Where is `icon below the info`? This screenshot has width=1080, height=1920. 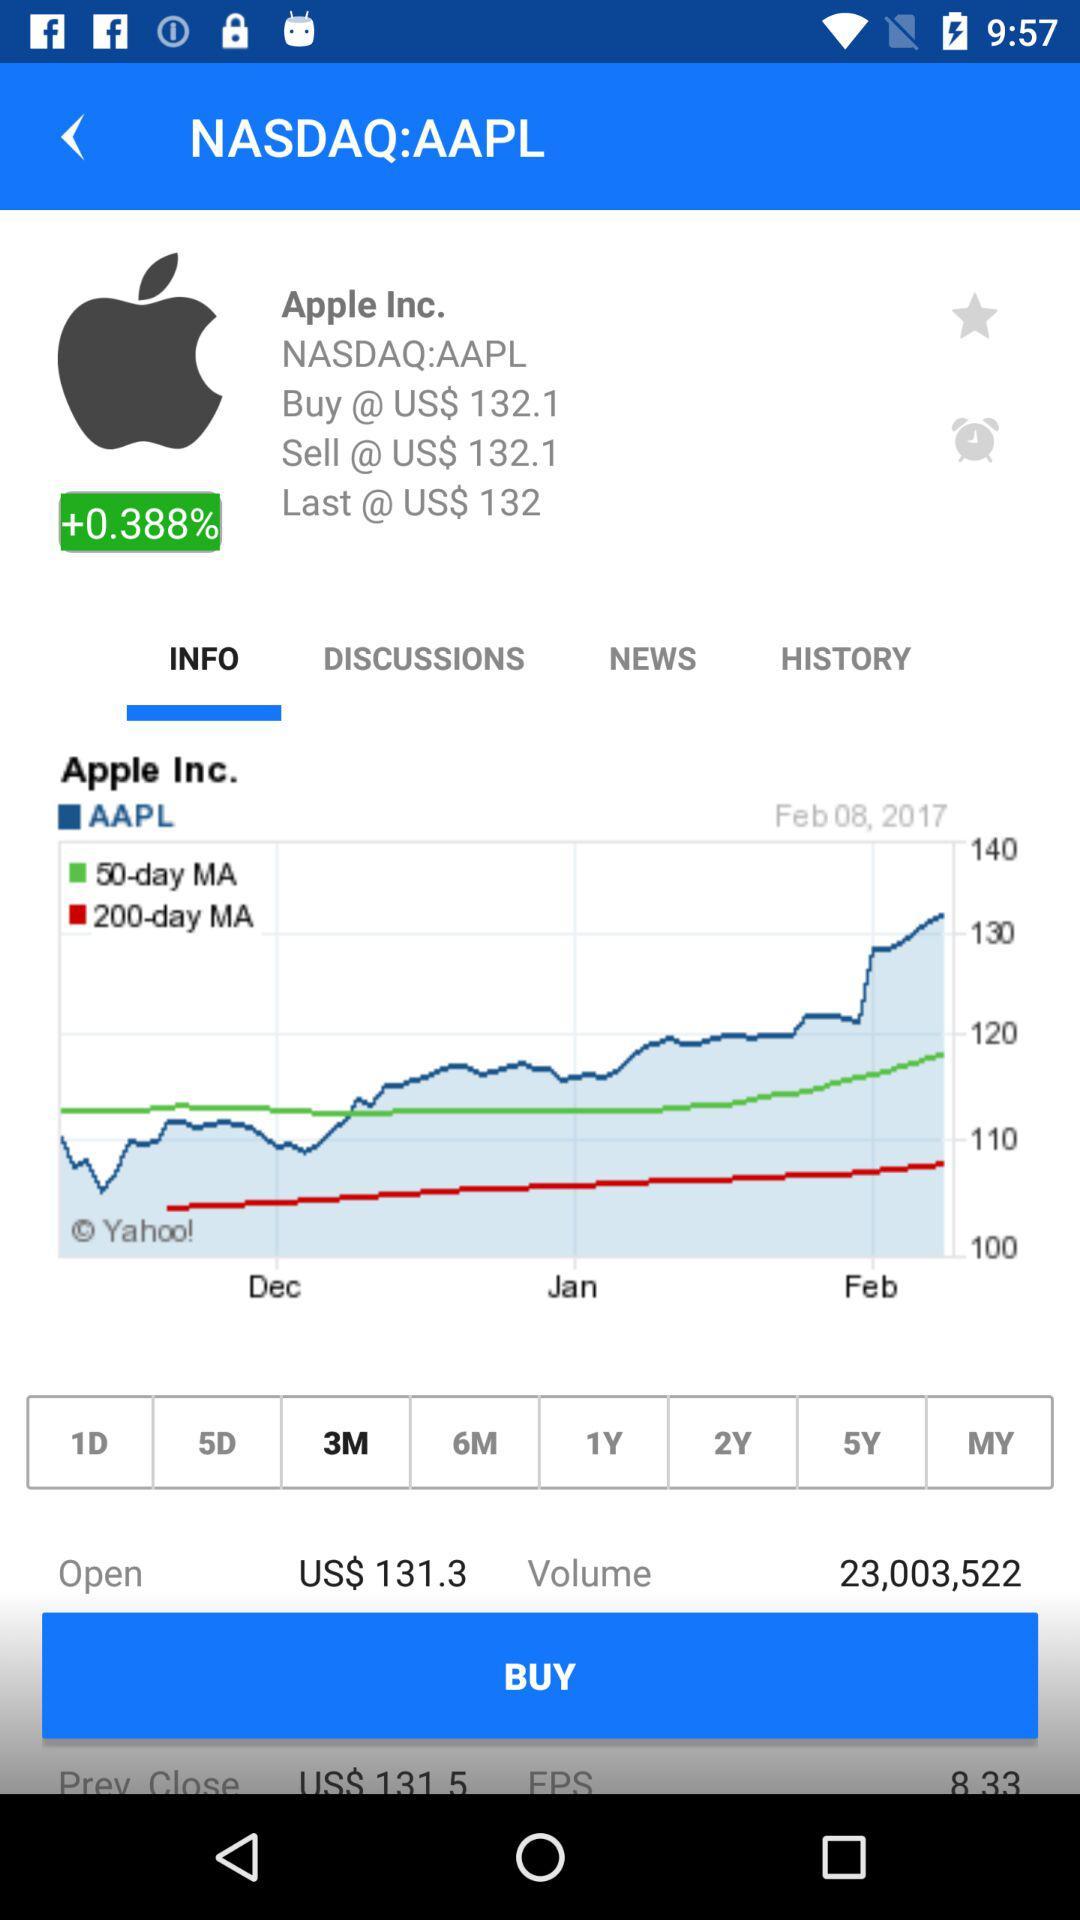 icon below the info is located at coordinates (540, 1036).